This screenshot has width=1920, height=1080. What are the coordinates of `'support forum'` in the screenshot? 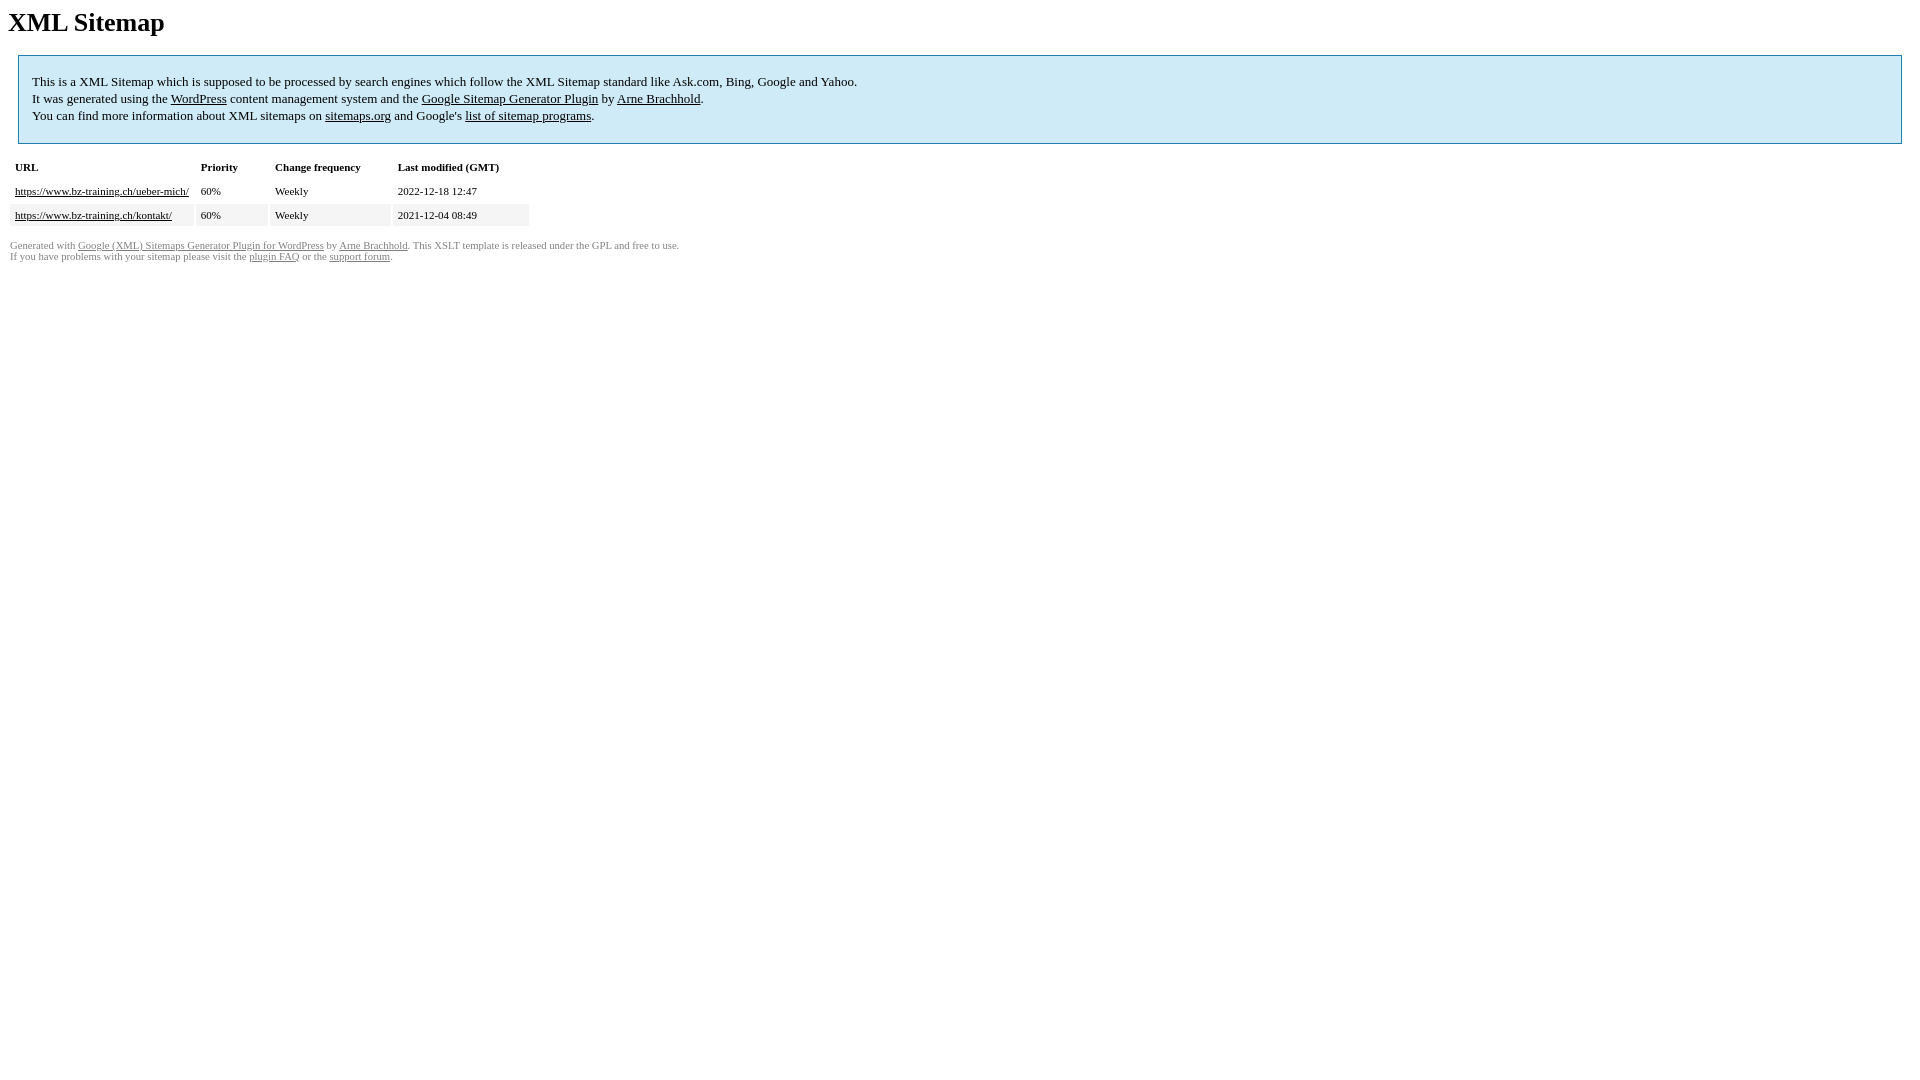 It's located at (359, 255).